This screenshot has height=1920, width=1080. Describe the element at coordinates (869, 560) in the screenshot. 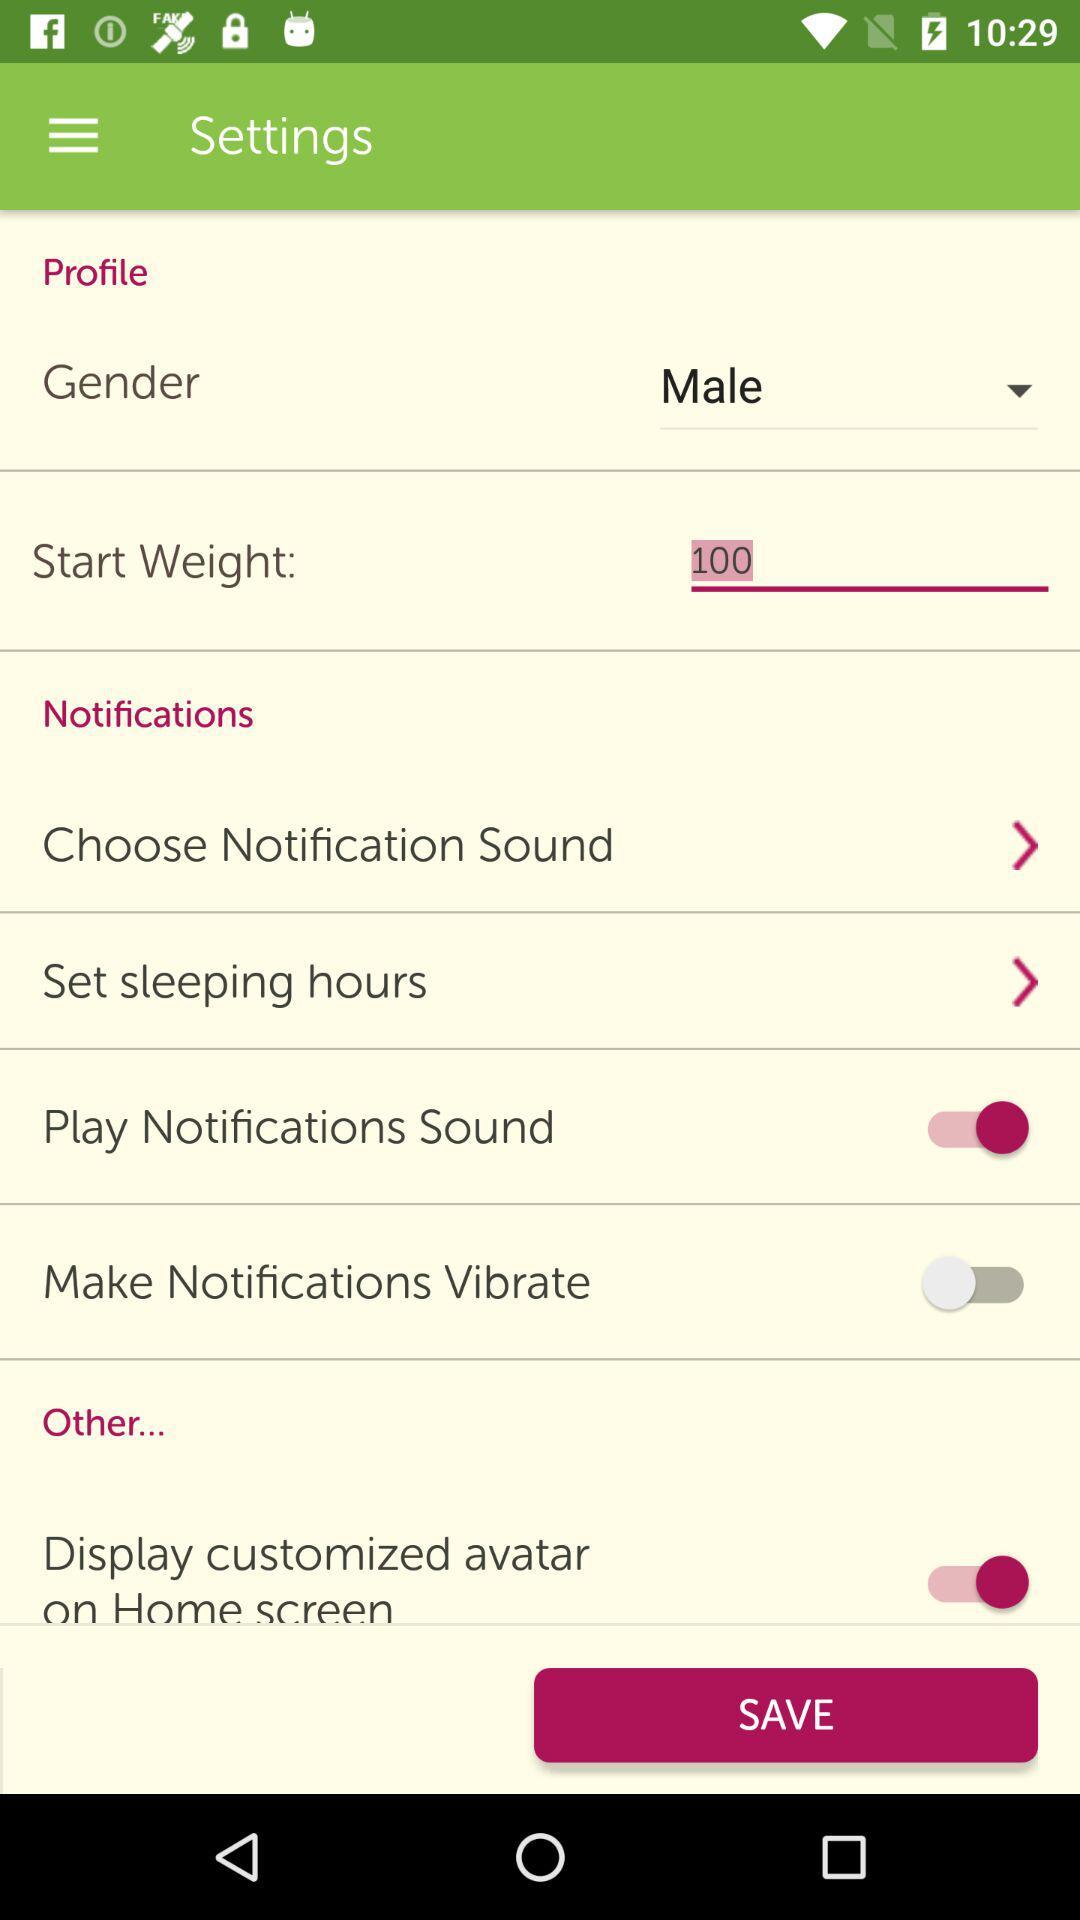

I see `the item below the male icon` at that location.